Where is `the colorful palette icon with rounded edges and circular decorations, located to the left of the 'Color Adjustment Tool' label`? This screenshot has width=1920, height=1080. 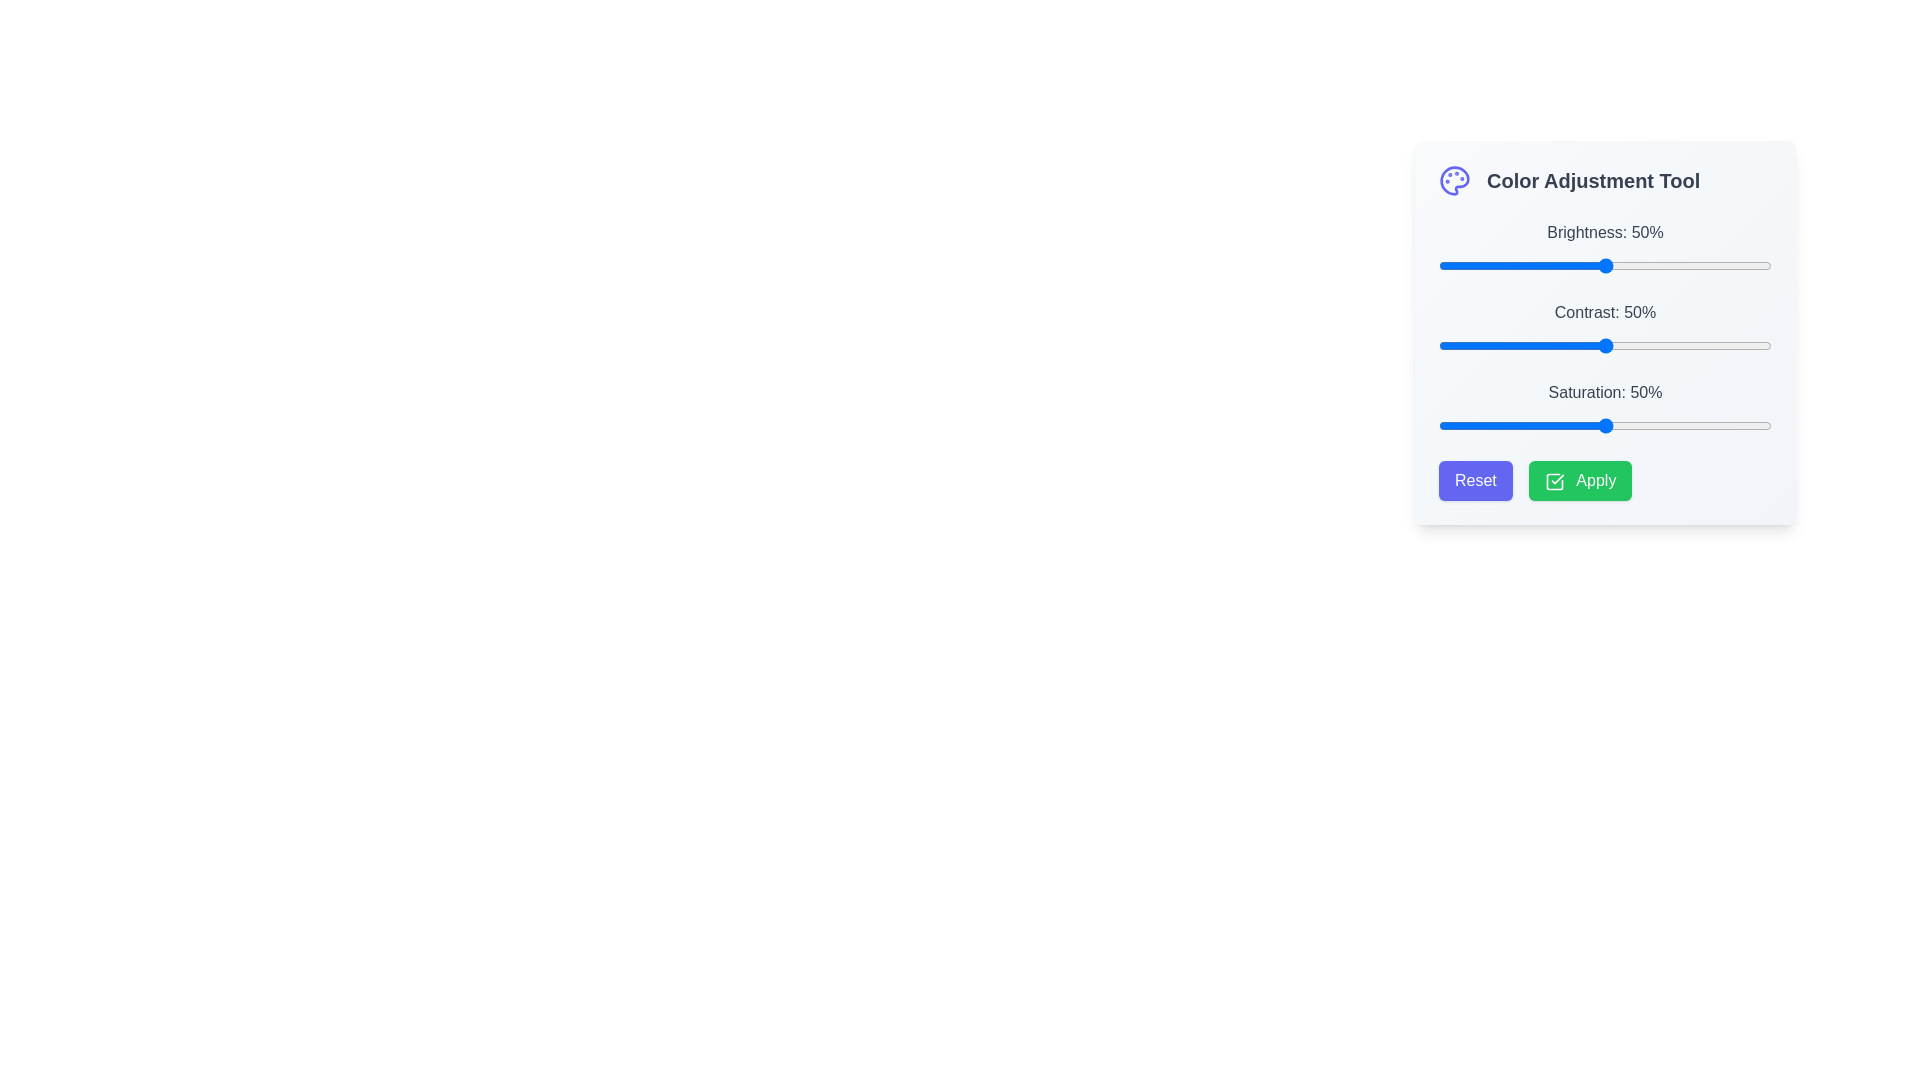 the colorful palette icon with rounded edges and circular decorations, located to the left of the 'Color Adjustment Tool' label is located at coordinates (1454, 181).